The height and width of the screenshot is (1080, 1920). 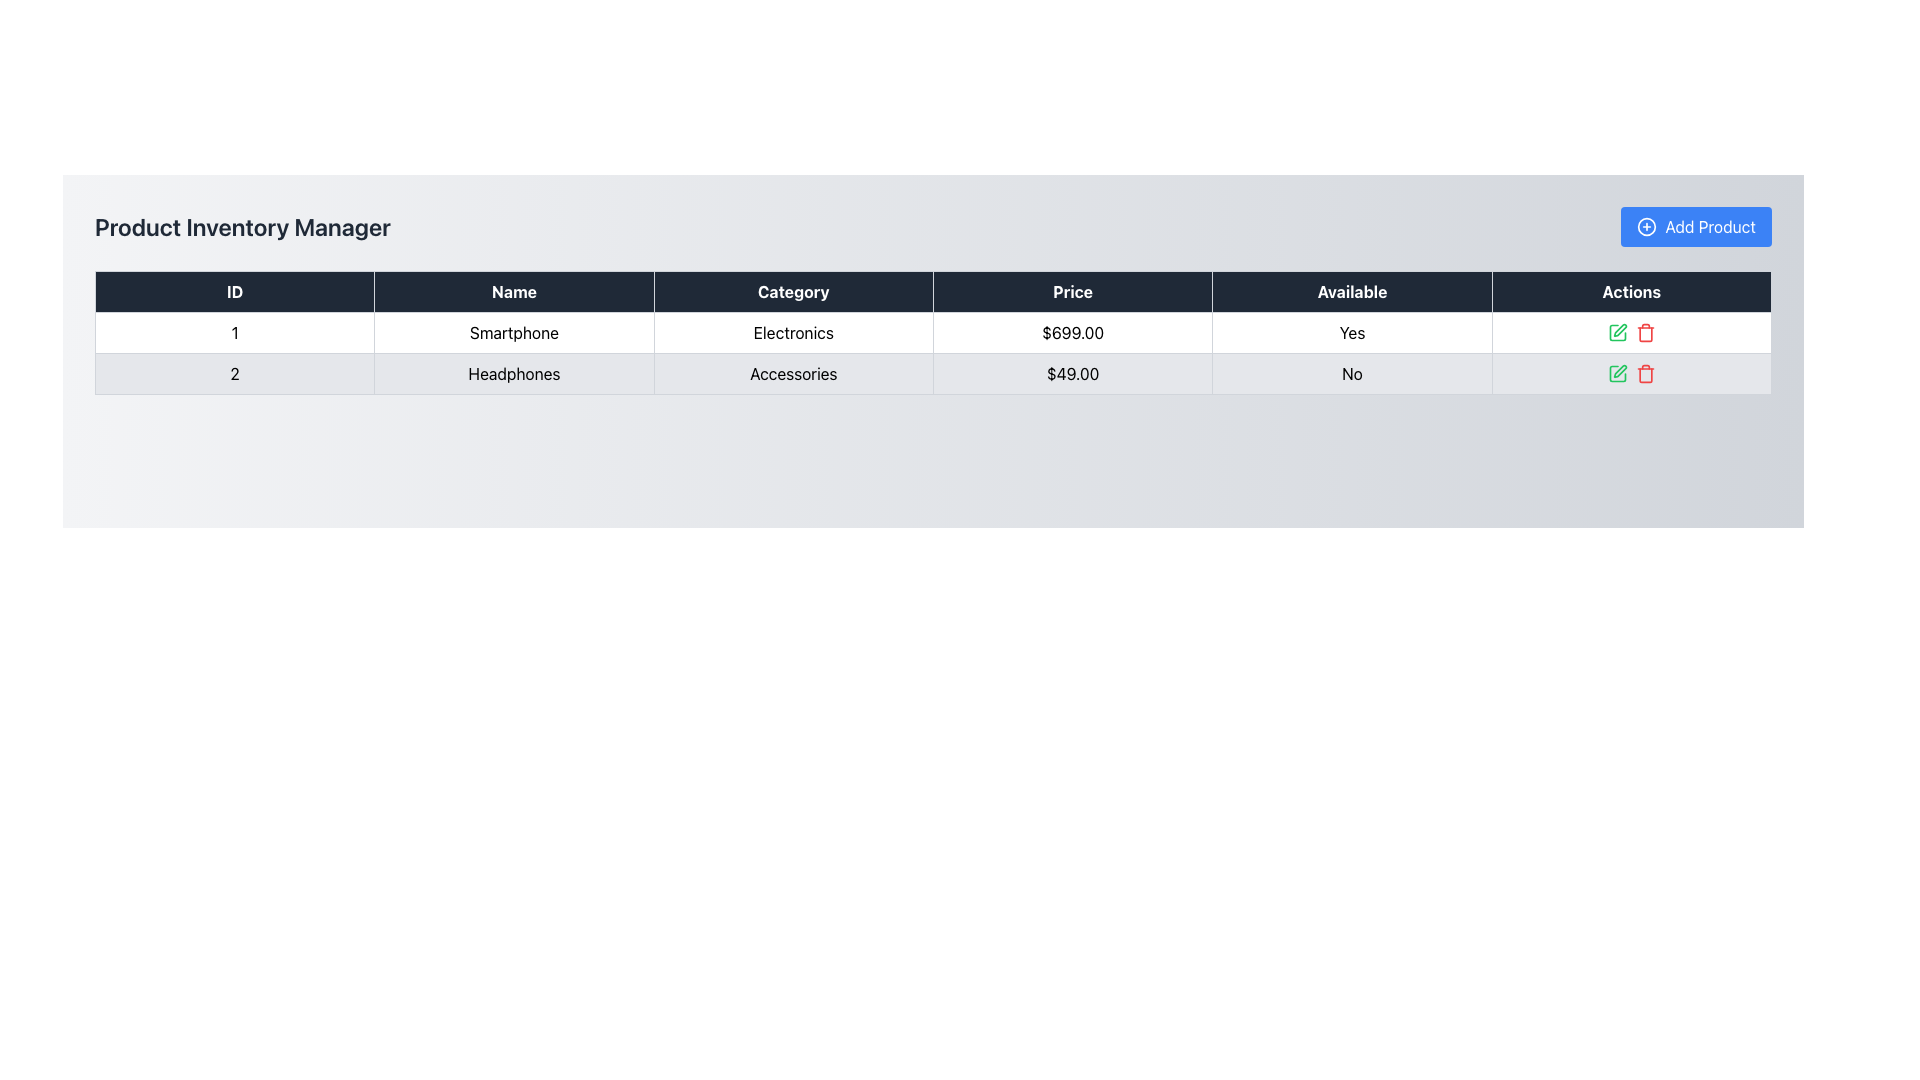 What do you see at coordinates (1620, 329) in the screenshot?
I see `the edit icon in the 'Actions' column of the second row in the product inventory table` at bounding box center [1620, 329].